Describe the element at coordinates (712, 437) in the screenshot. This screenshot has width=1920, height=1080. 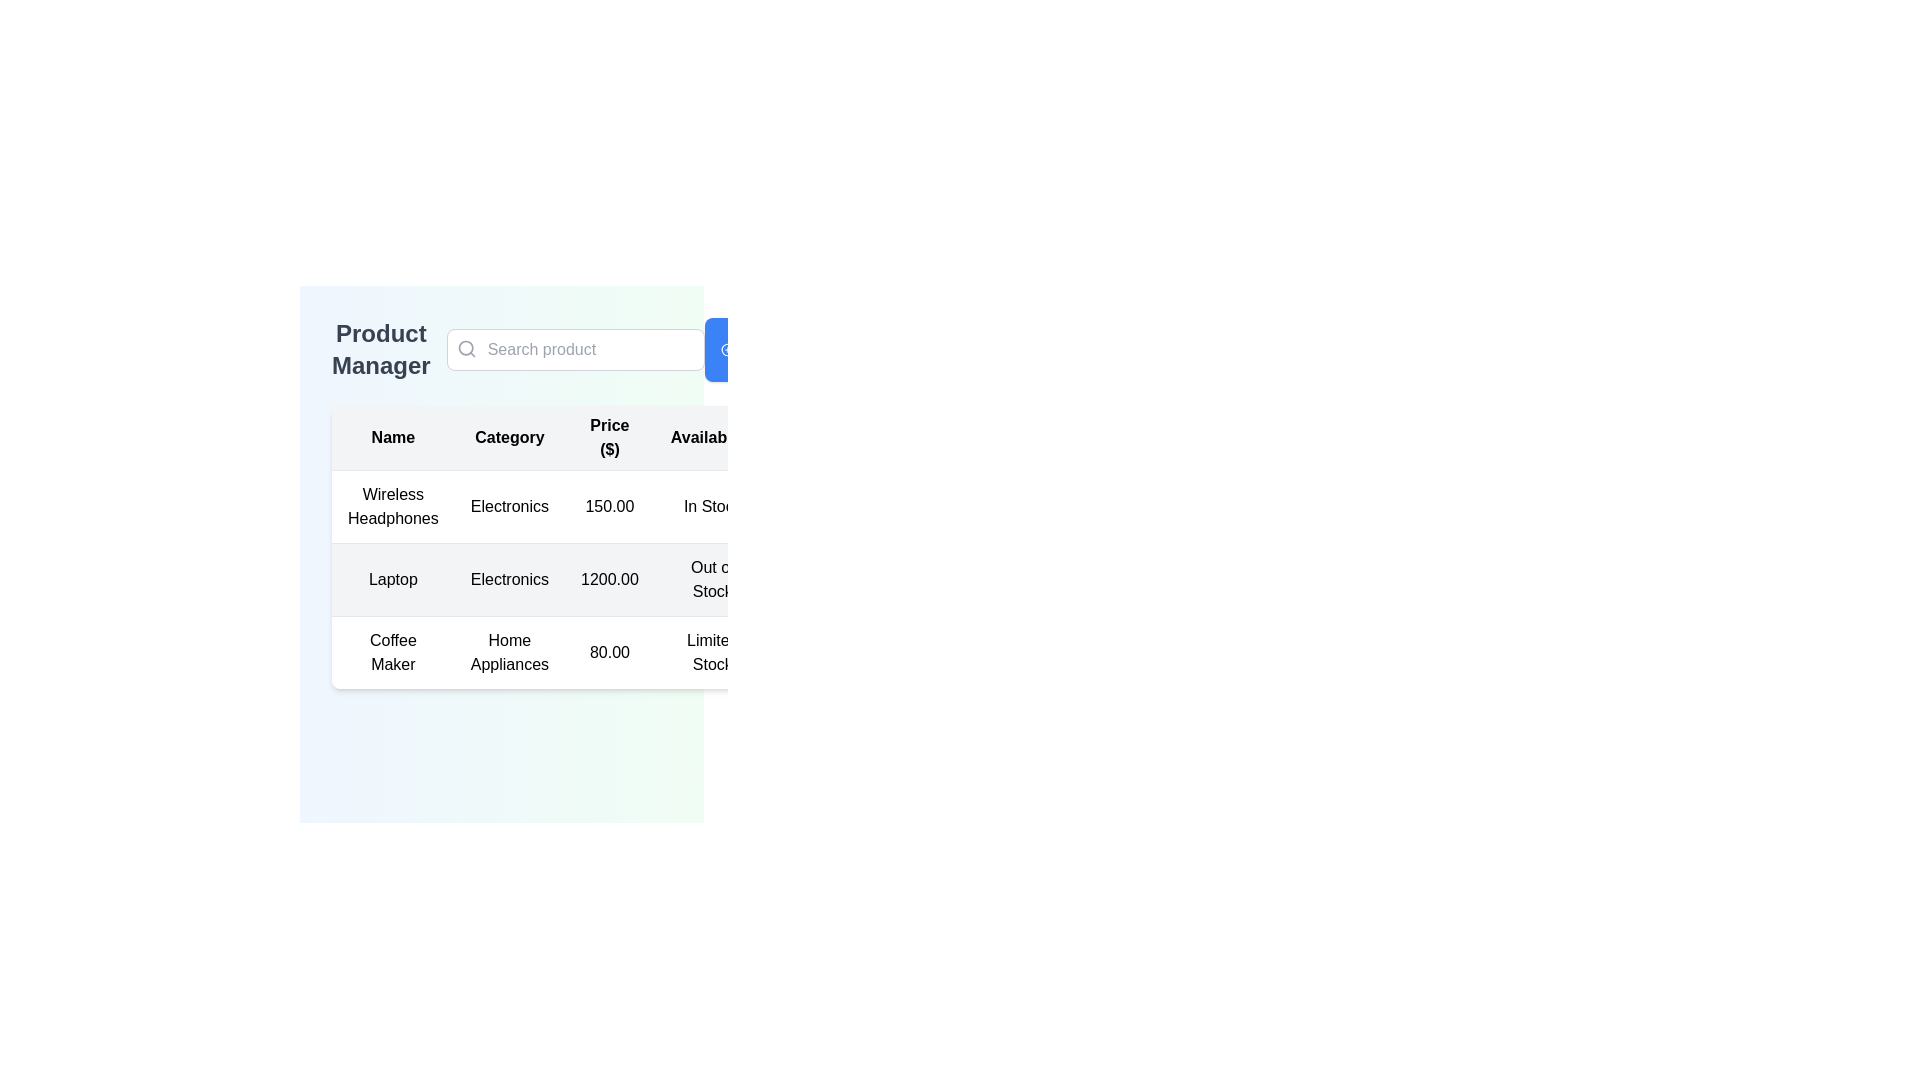
I see `the table header element located at the fourth position, indicating availability-related information for listed items, situated between 'Price ($)' and 'Actions'` at that location.